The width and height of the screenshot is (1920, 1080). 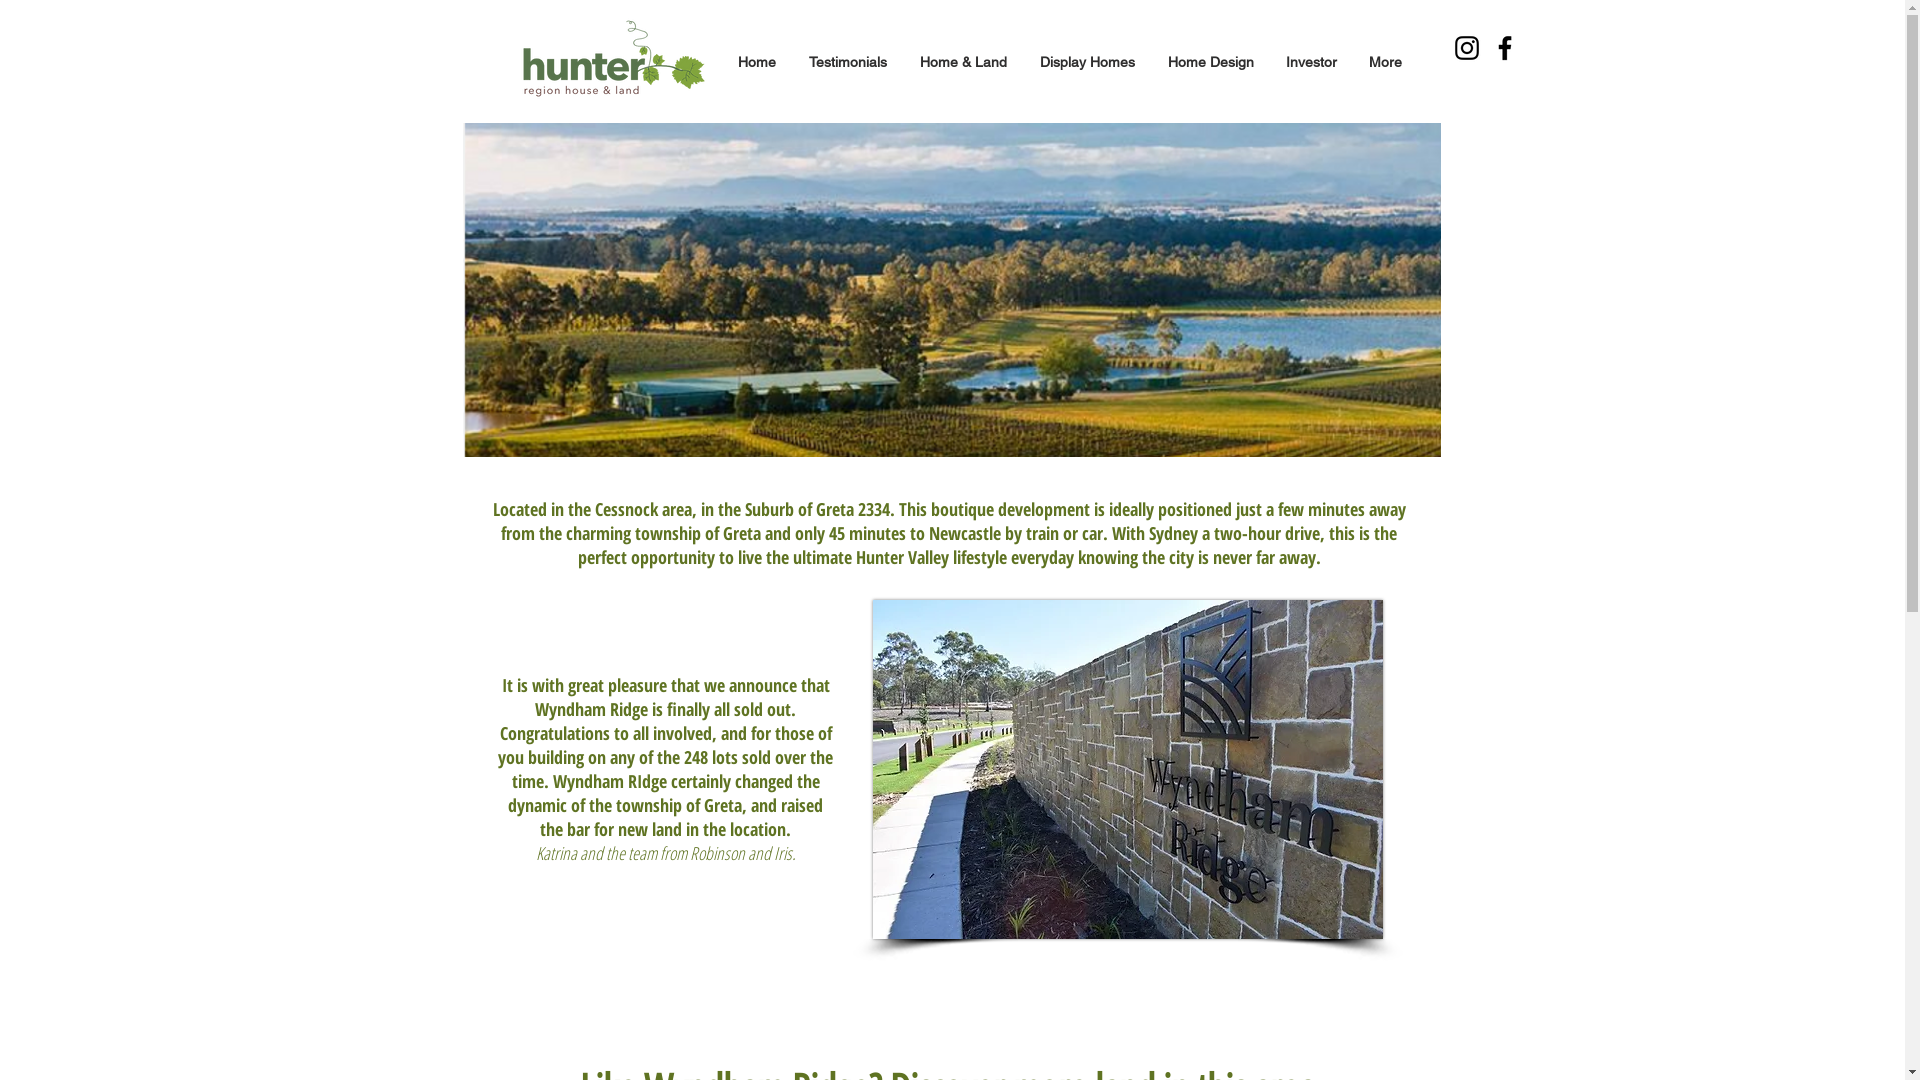 I want to click on 'Investor', so click(x=1311, y=60).